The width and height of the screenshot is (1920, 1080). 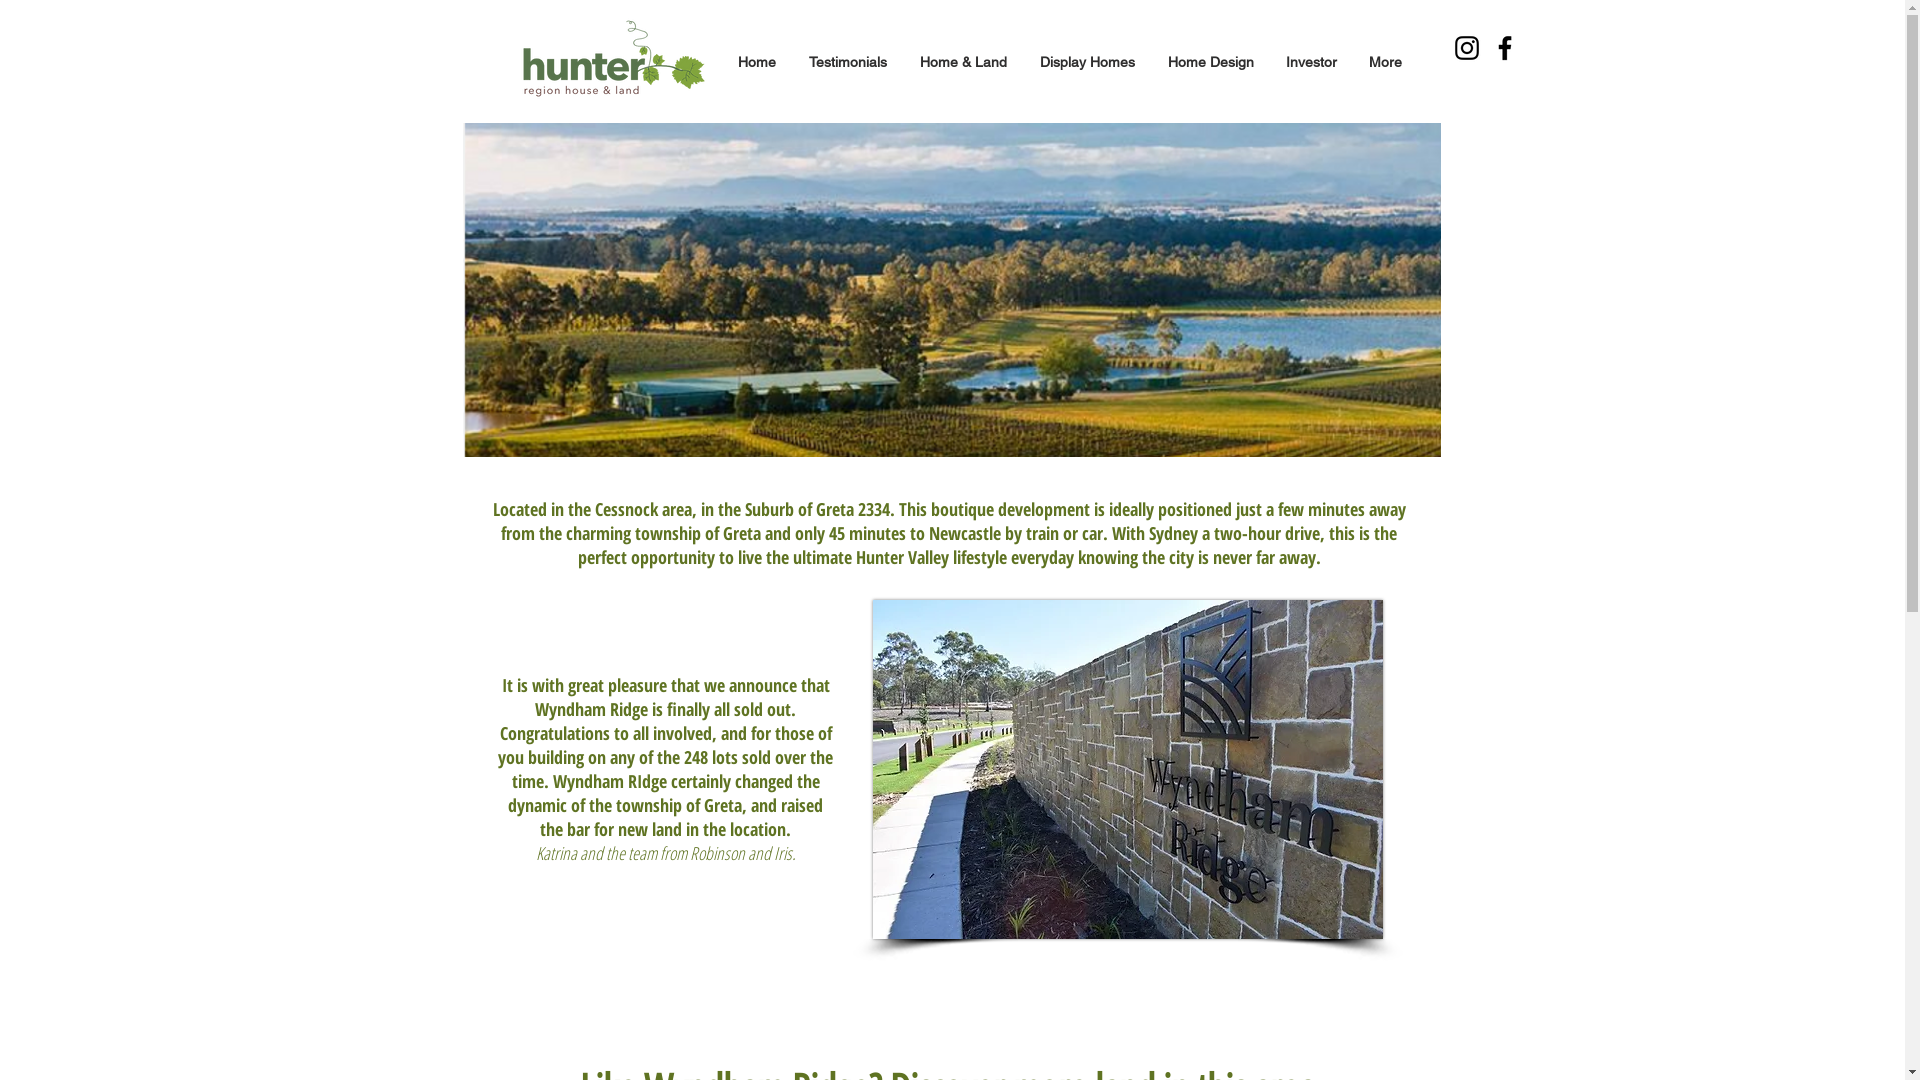 I want to click on 'Investor', so click(x=1311, y=60).